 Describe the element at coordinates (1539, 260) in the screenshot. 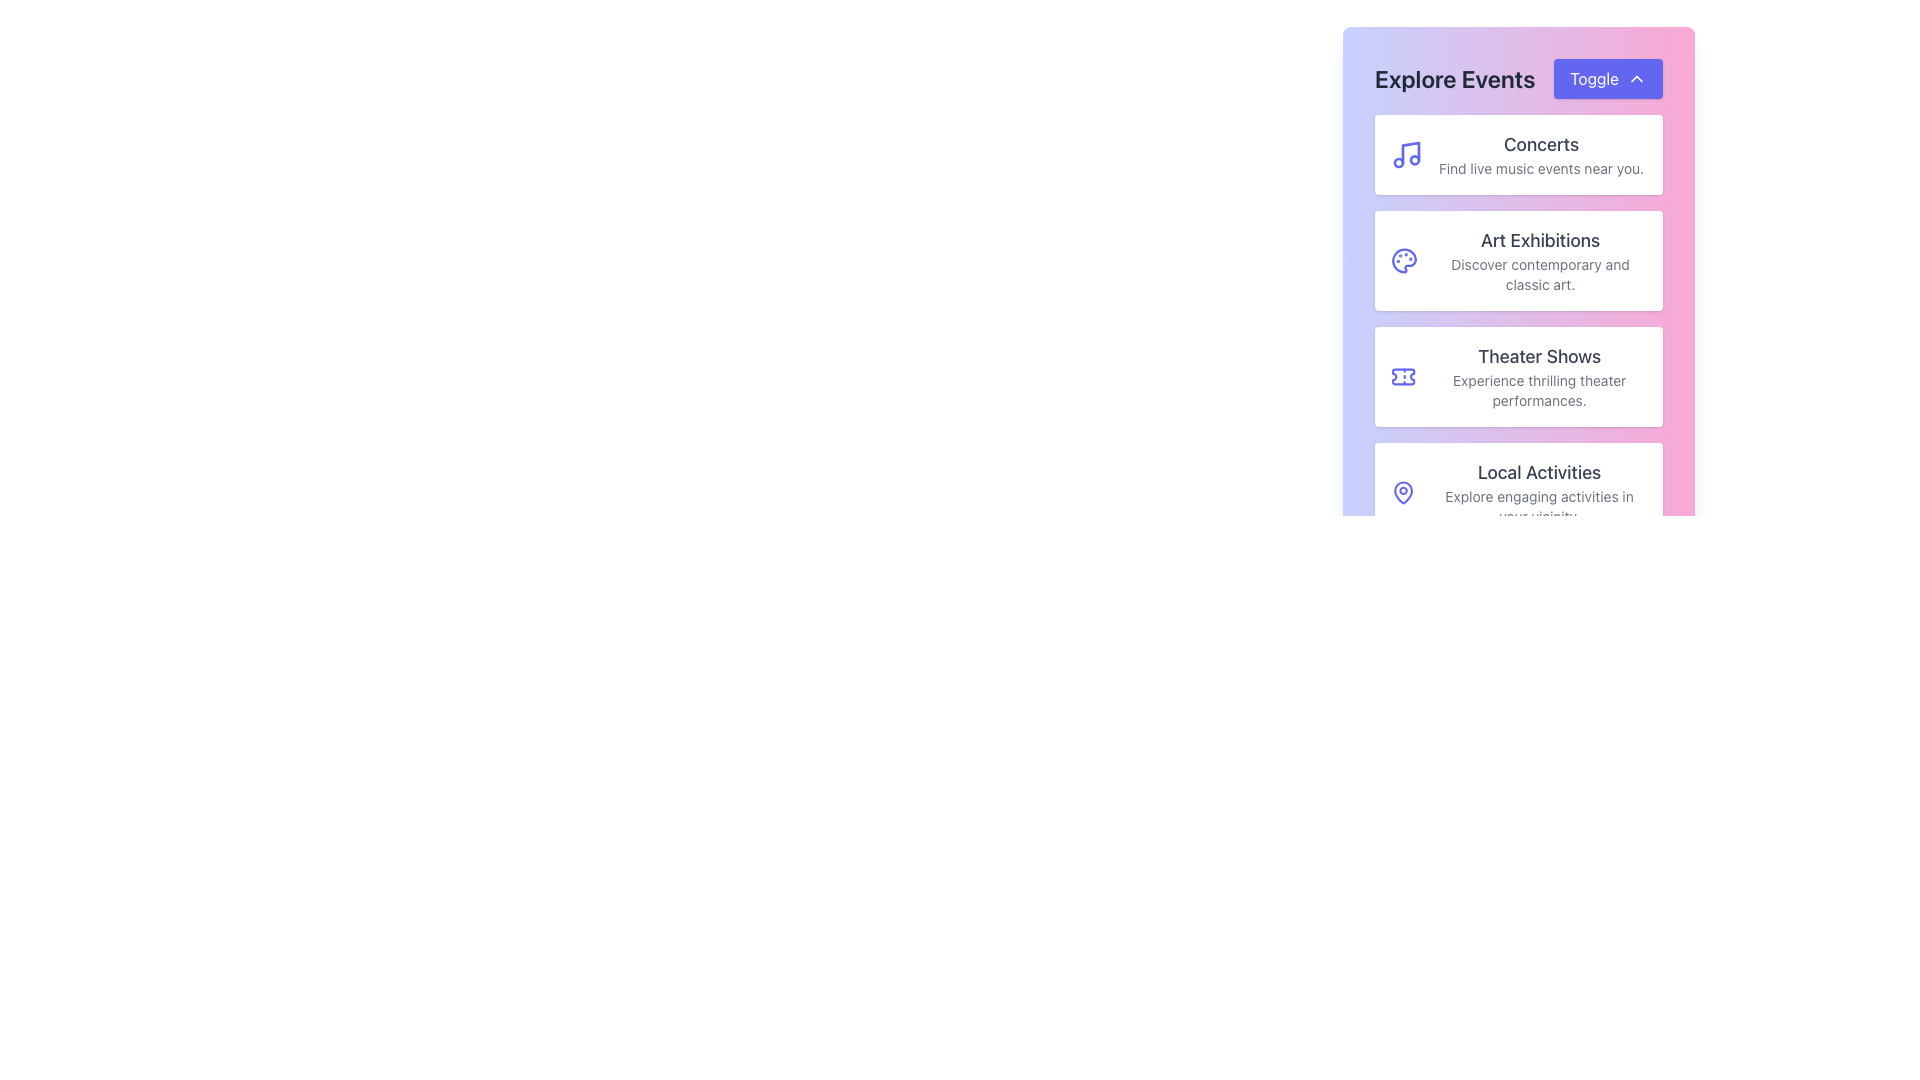

I see `the 'Art Exhibitions' text label and description which is the second card in the sidebar, positioned below the 'Concerts' card and above 'Theater Shows'` at that location.